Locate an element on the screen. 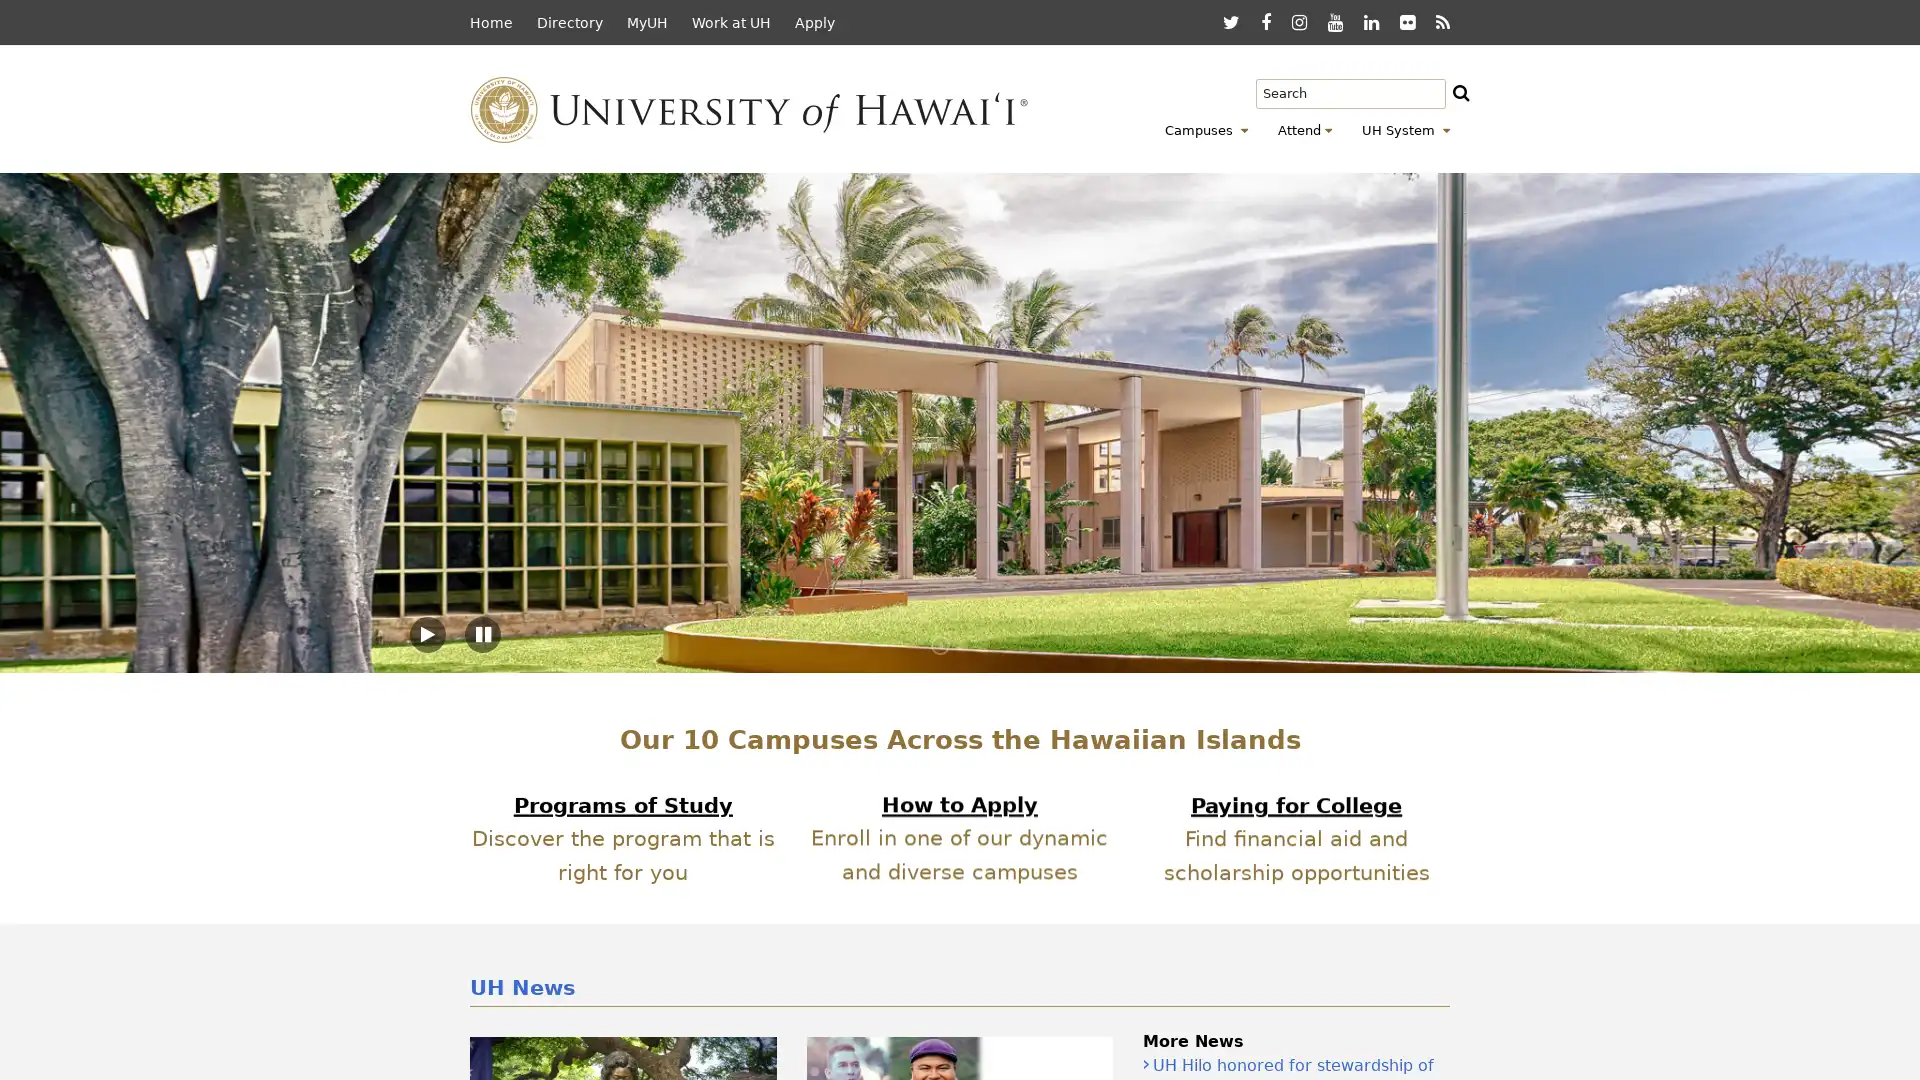  pause slider is located at coordinates (483, 635).